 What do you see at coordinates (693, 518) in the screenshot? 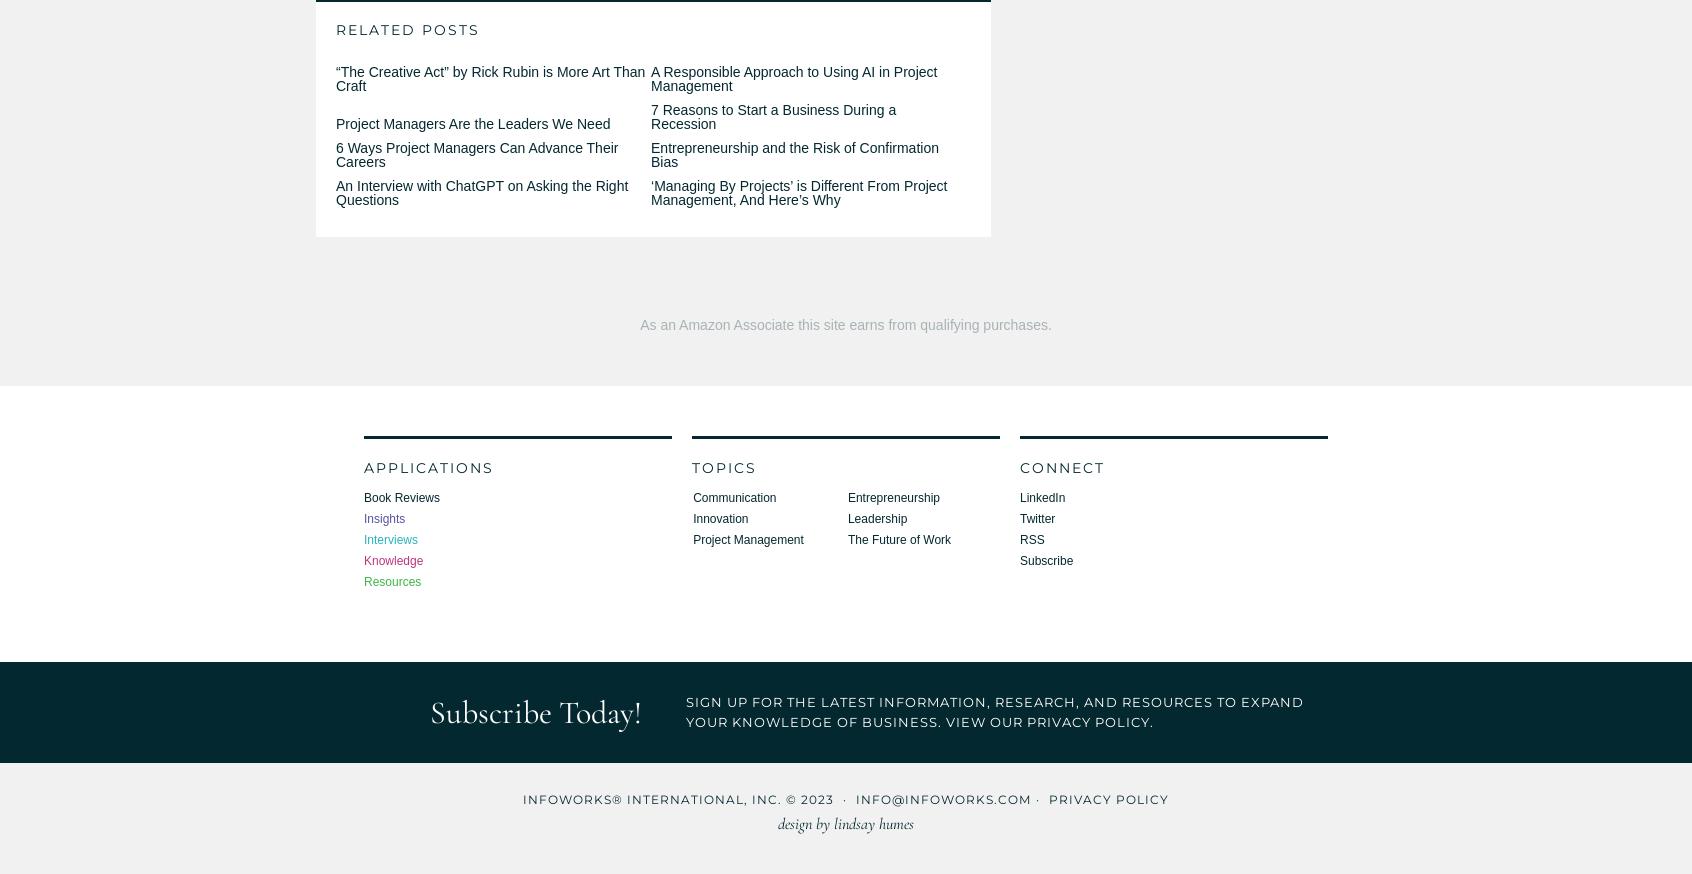
I see `'Innovation'` at bounding box center [693, 518].